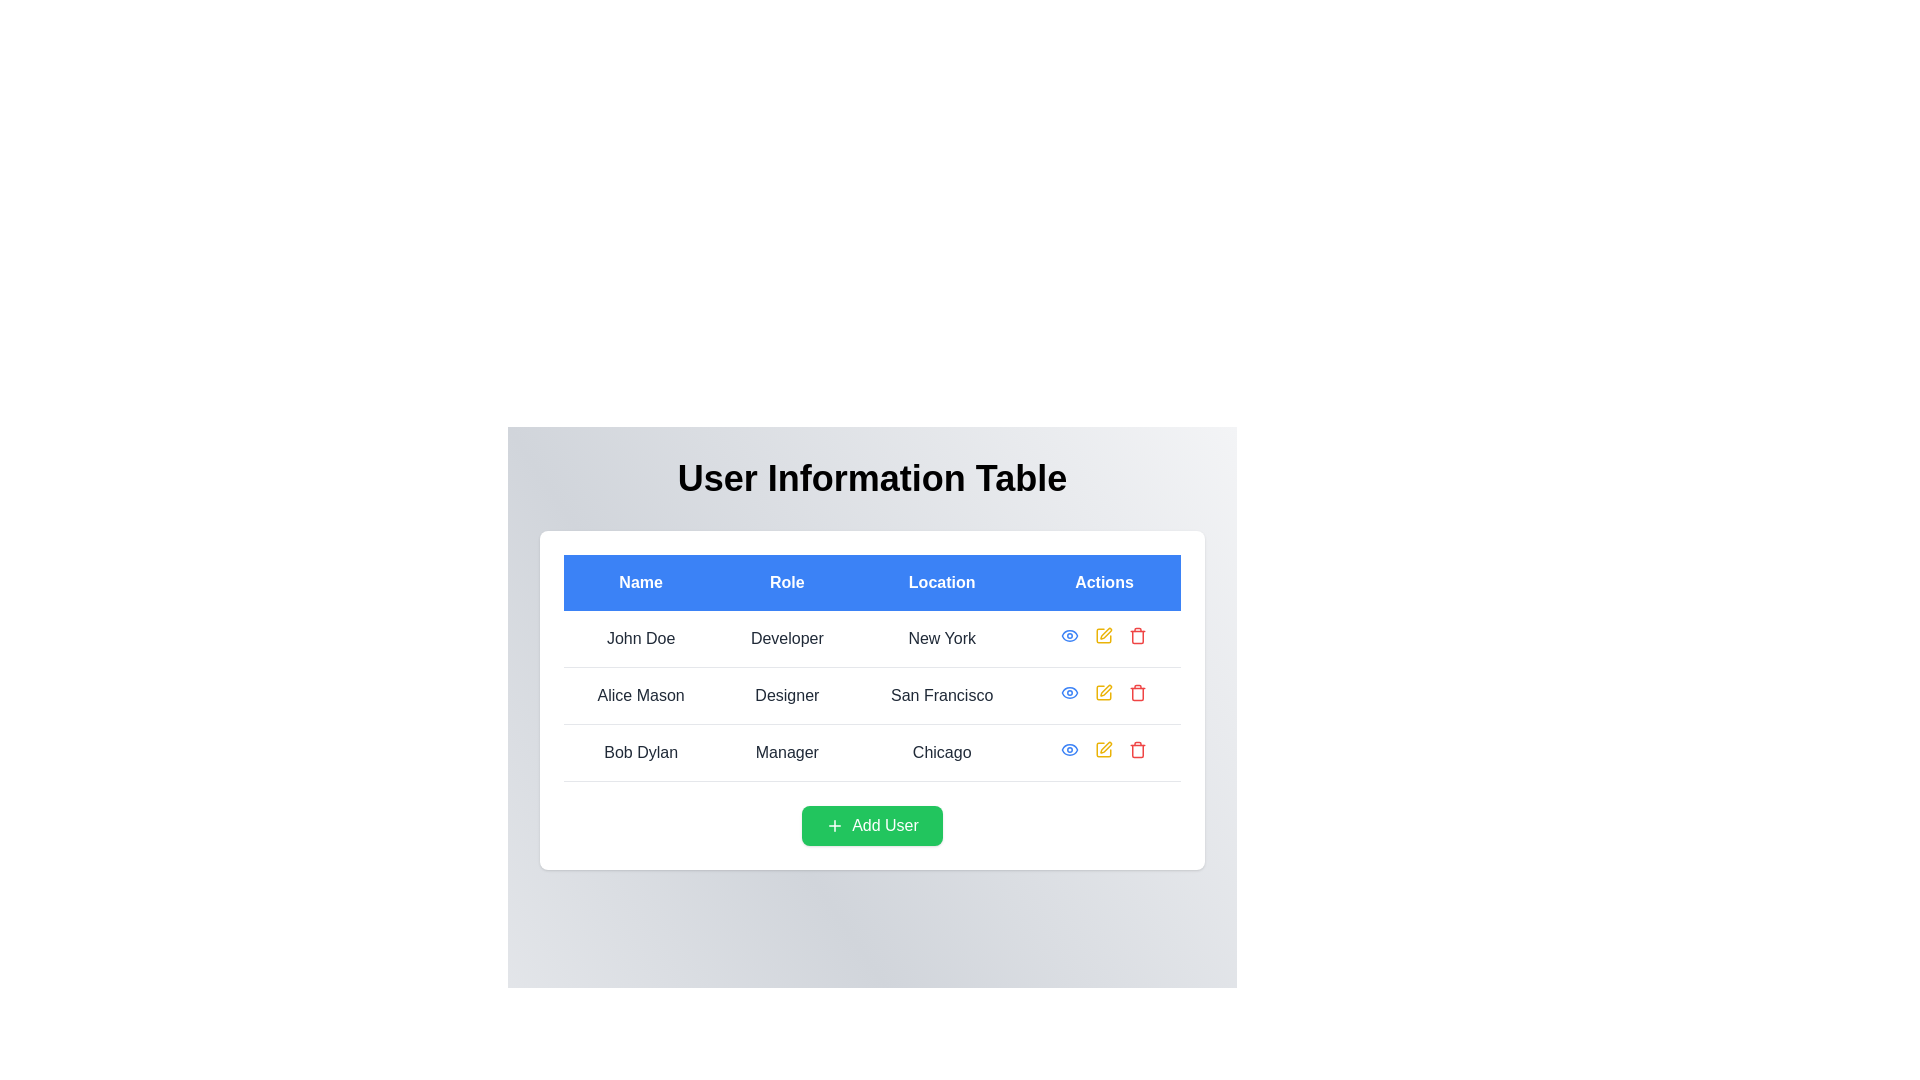 This screenshot has height=1080, width=1920. I want to click on the second row of the table containing 'Alice Mason', 'Designer', 'San Francisco', so click(872, 695).